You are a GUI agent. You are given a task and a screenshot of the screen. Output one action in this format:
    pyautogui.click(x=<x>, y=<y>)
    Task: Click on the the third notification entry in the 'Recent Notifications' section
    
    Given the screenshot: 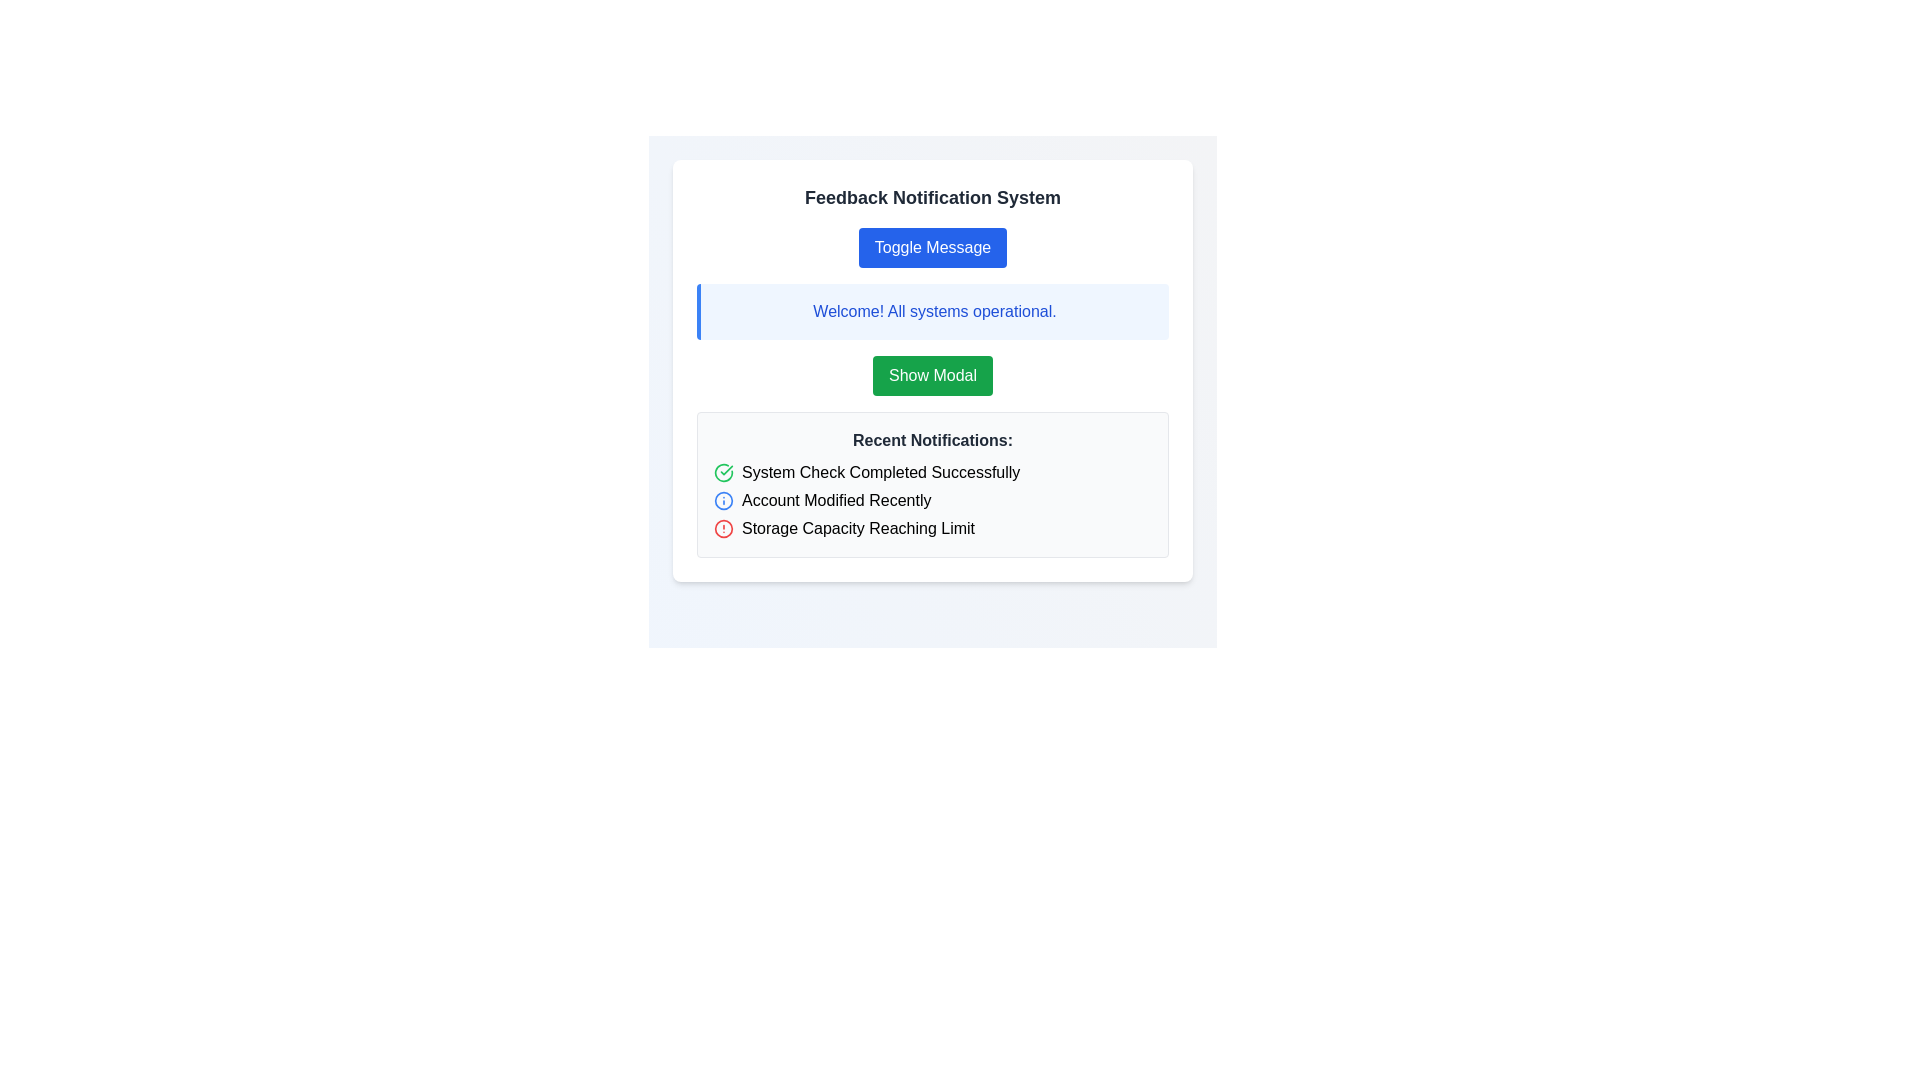 What is the action you would take?
    pyautogui.click(x=931, y=527)
    